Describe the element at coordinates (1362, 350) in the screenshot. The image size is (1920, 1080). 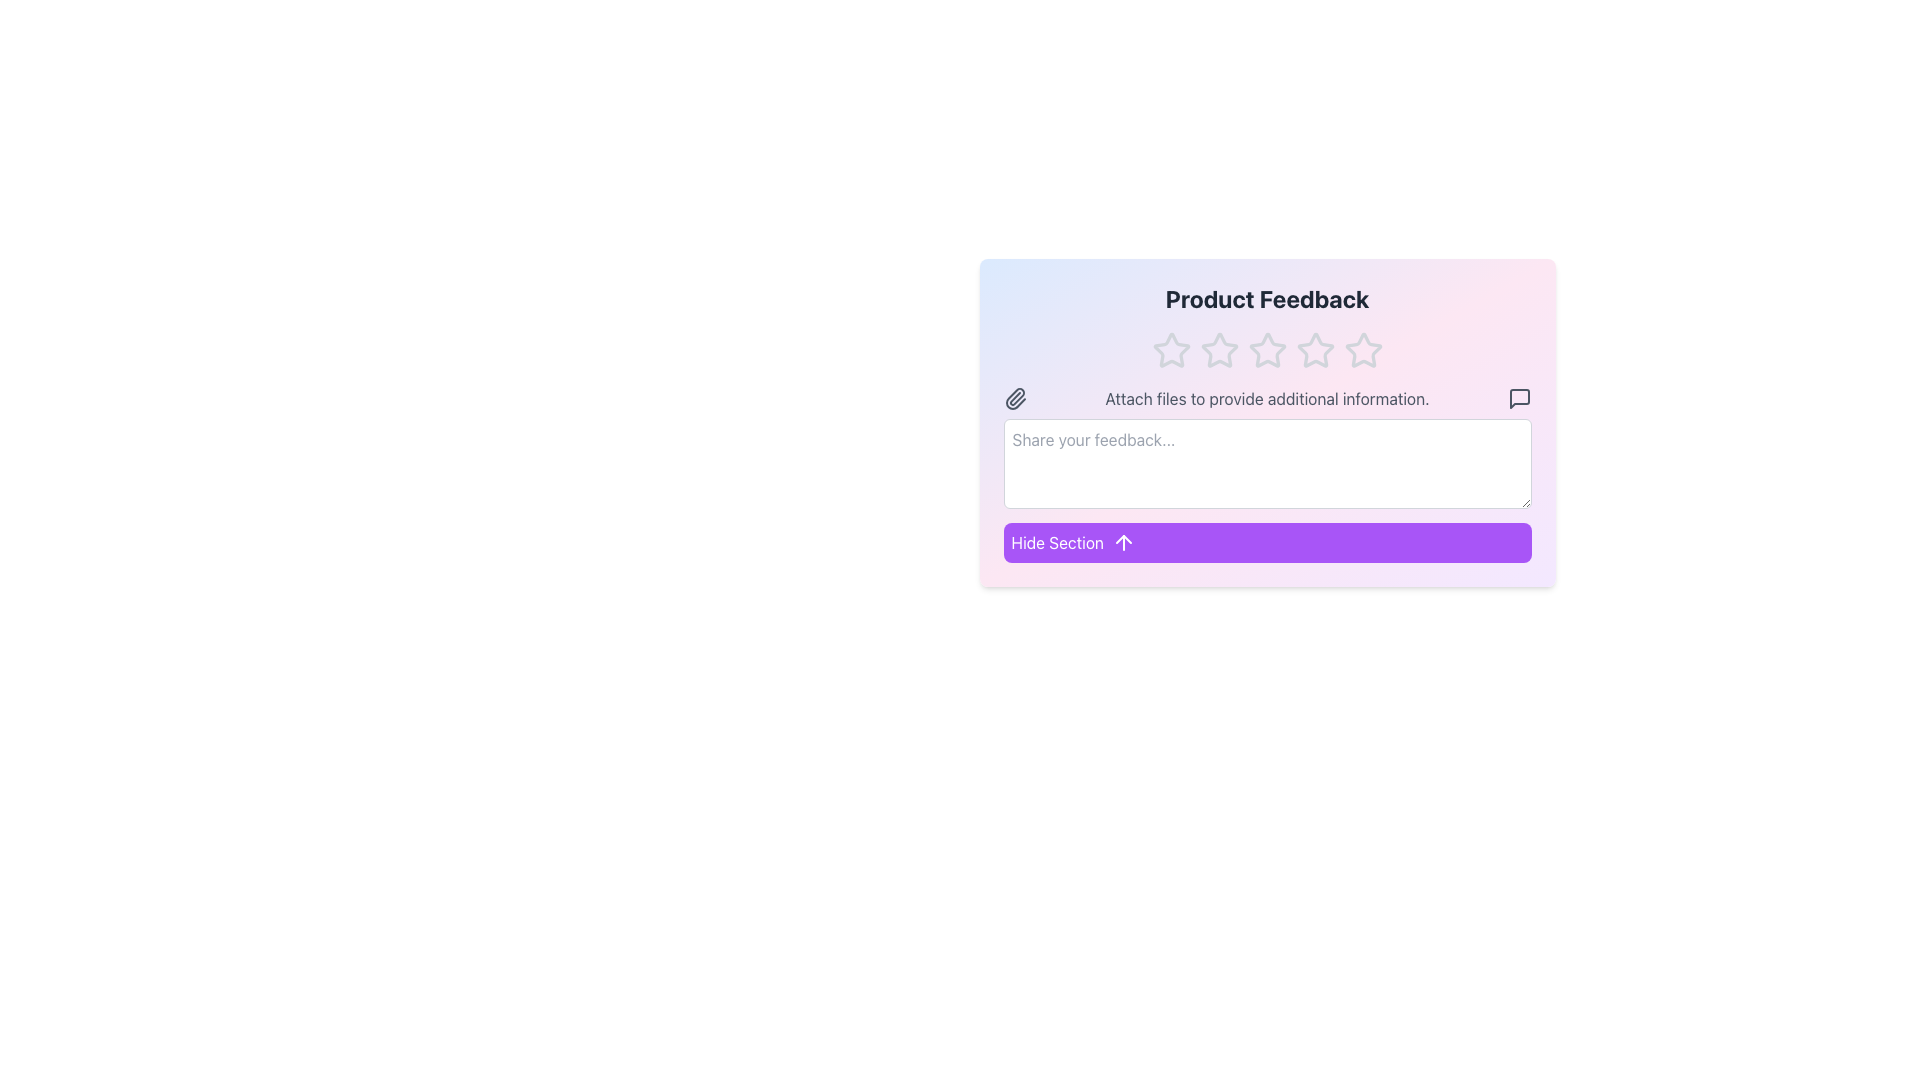
I see `the fifth star icon in the rating system to indicate the highest rating for the product feedback` at that location.